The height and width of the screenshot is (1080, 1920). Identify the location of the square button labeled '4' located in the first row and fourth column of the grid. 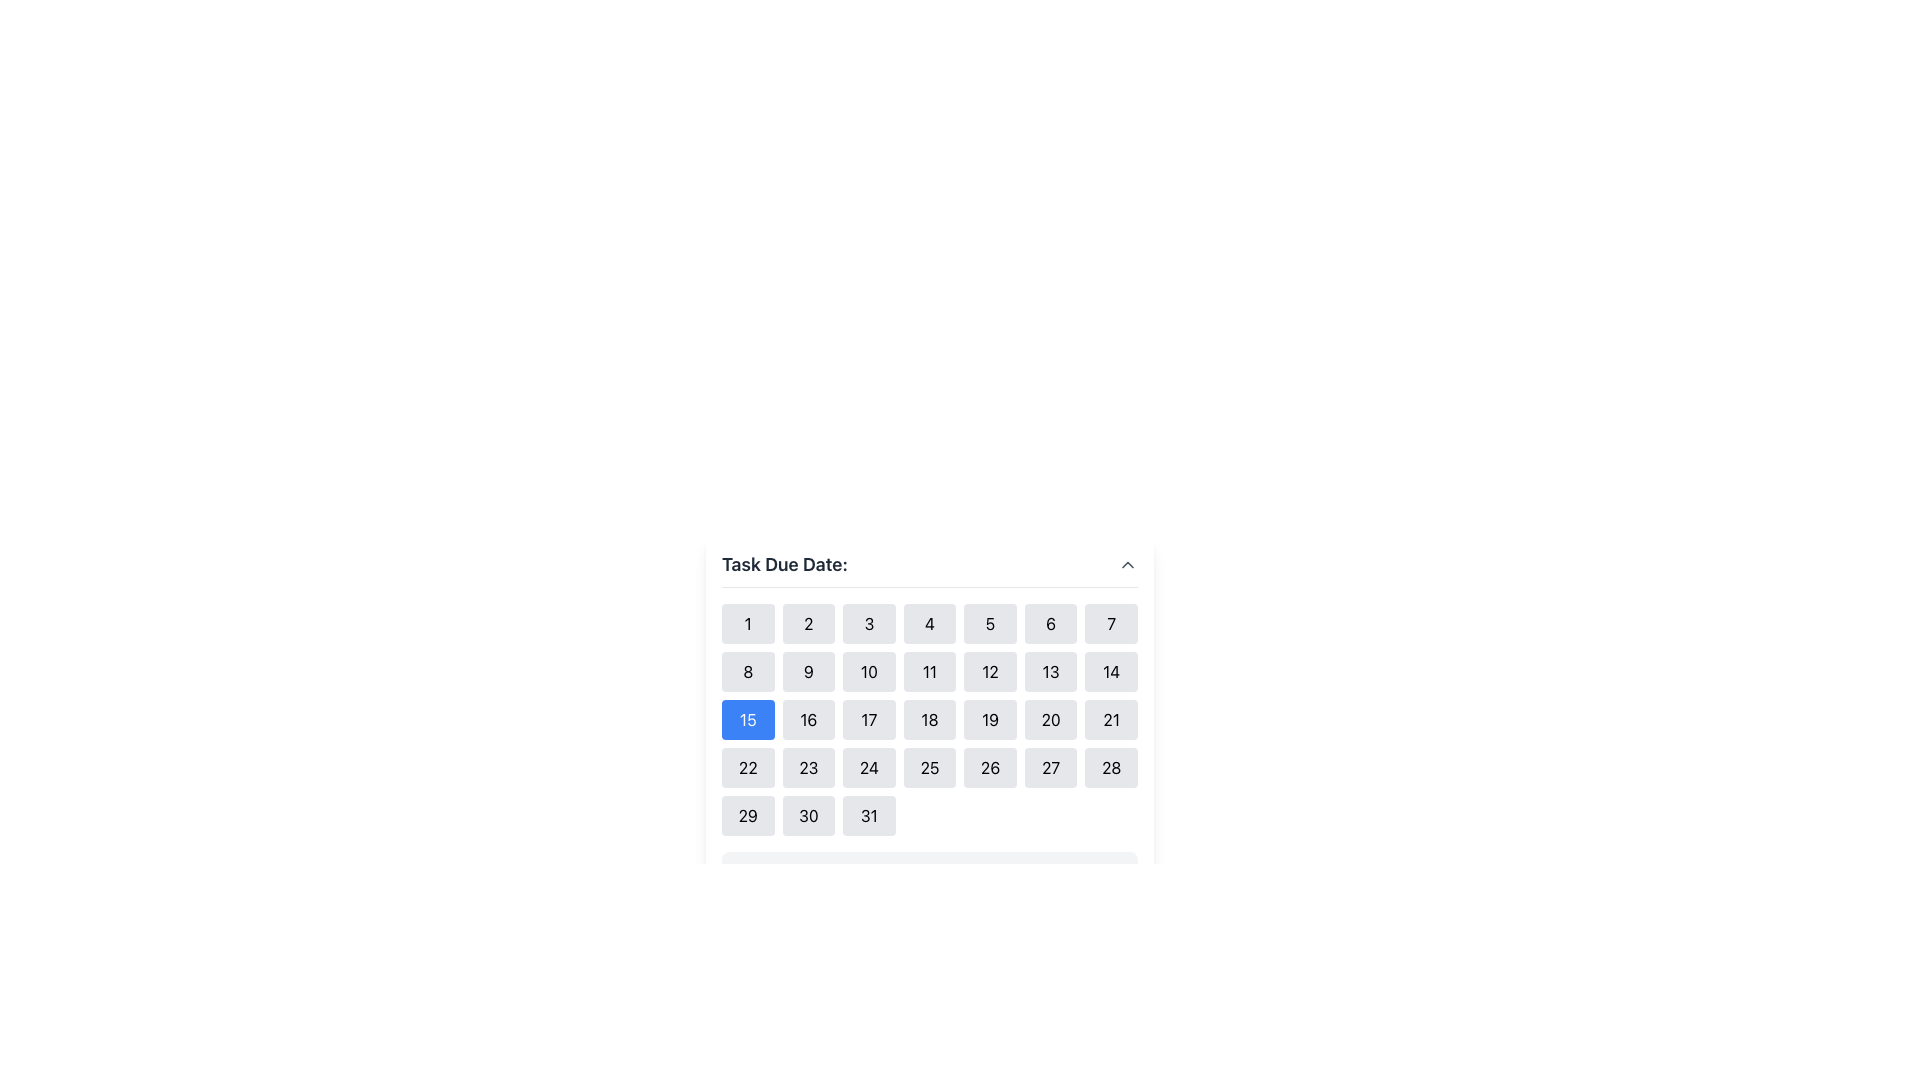
(929, 623).